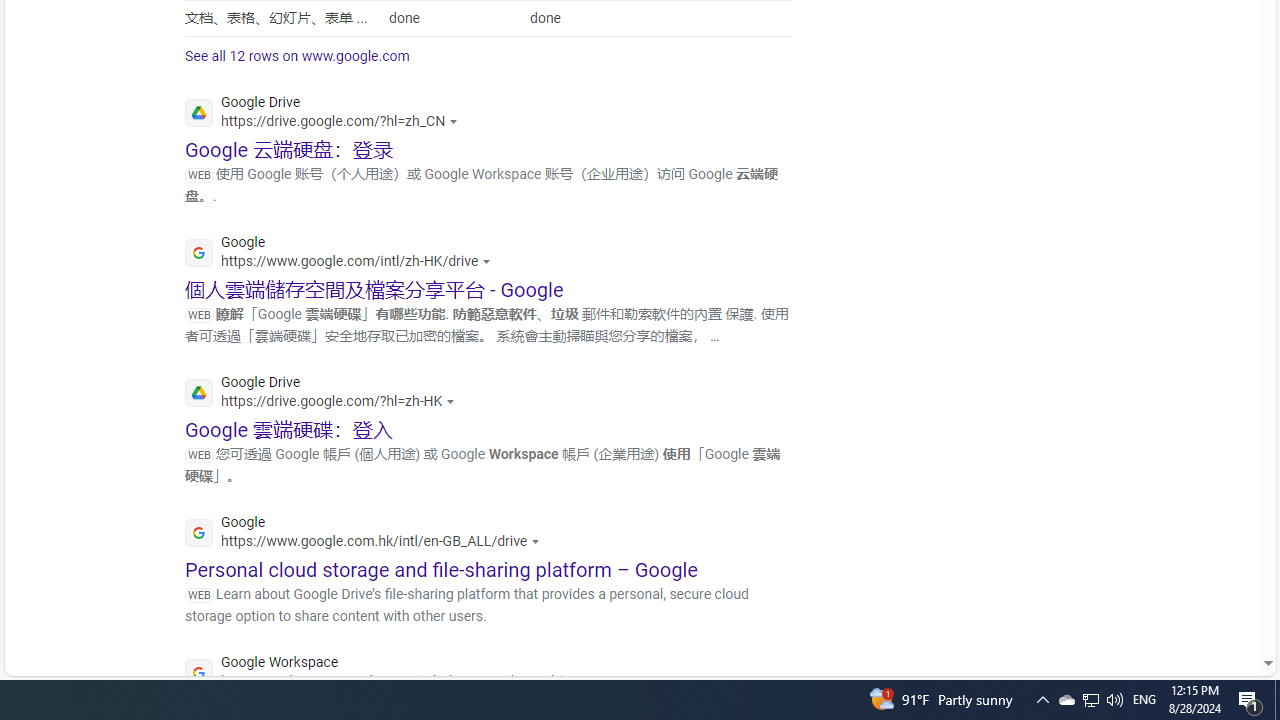  What do you see at coordinates (199, 673) in the screenshot?
I see `'Global web icon'` at bounding box center [199, 673].